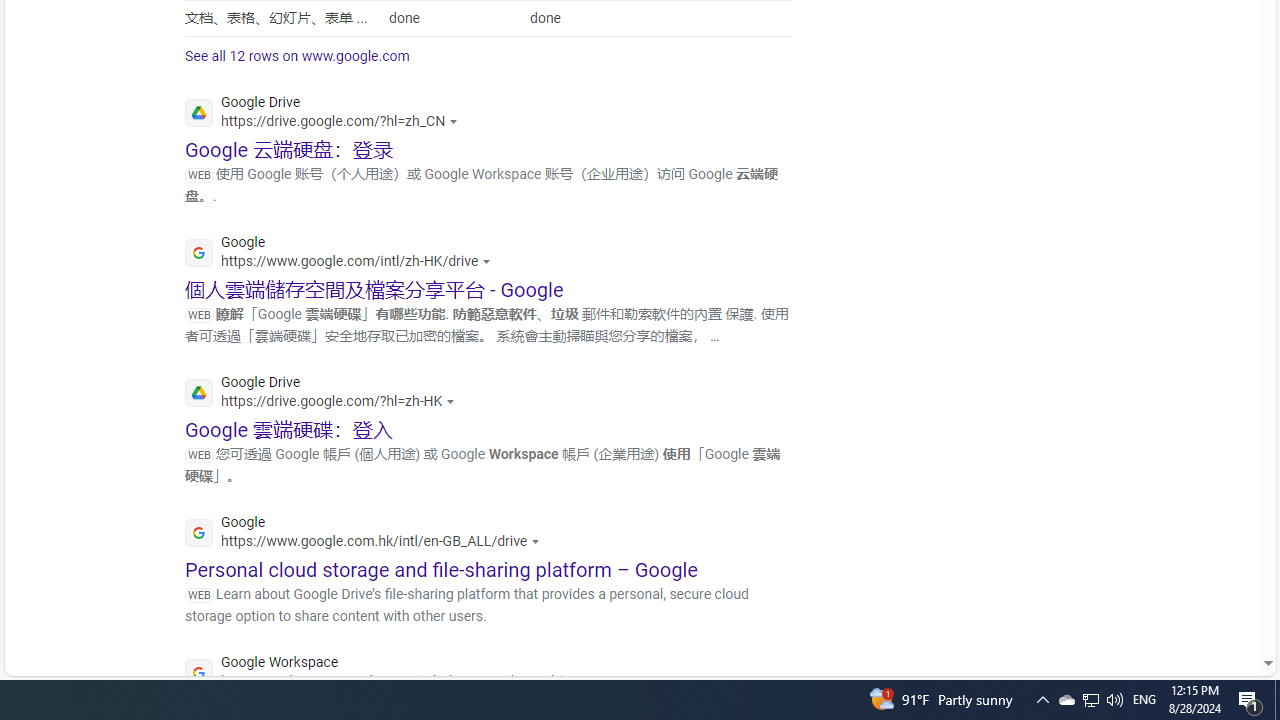  What do you see at coordinates (199, 673) in the screenshot?
I see `'Global web icon'` at bounding box center [199, 673].